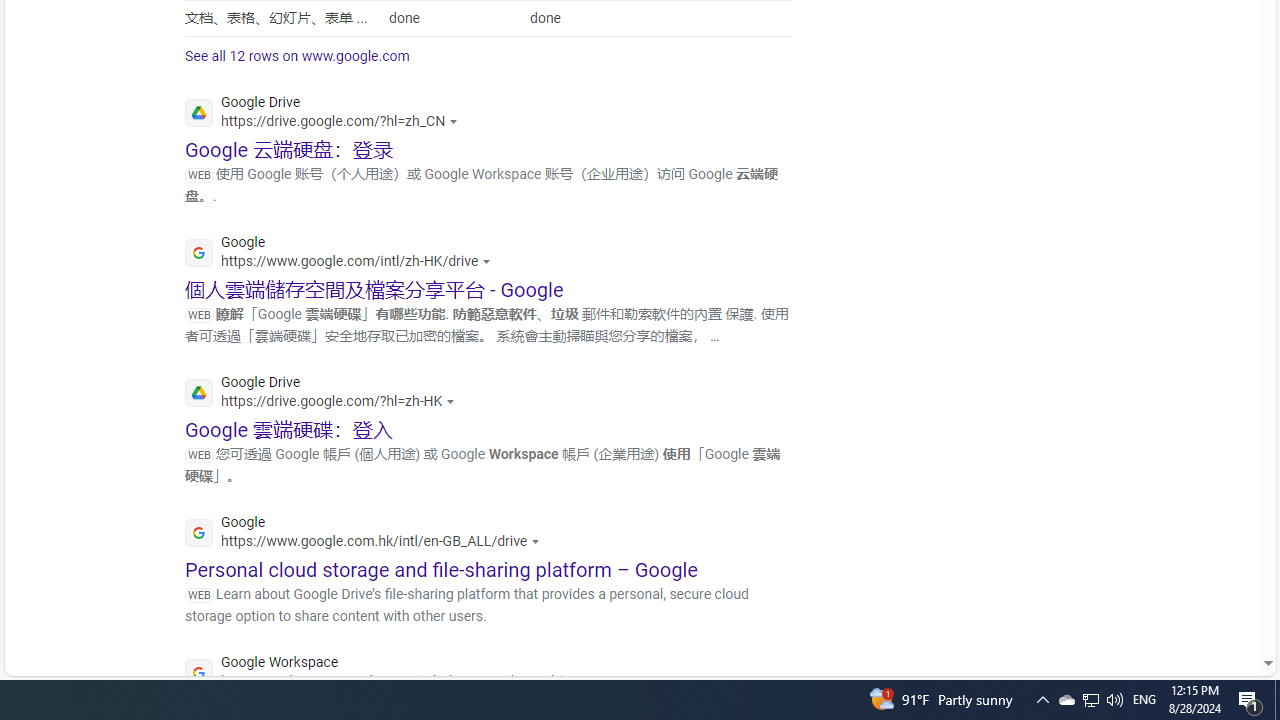  What do you see at coordinates (199, 673) in the screenshot?
I see `'Global web icon'` at bounding box center [199, 673].